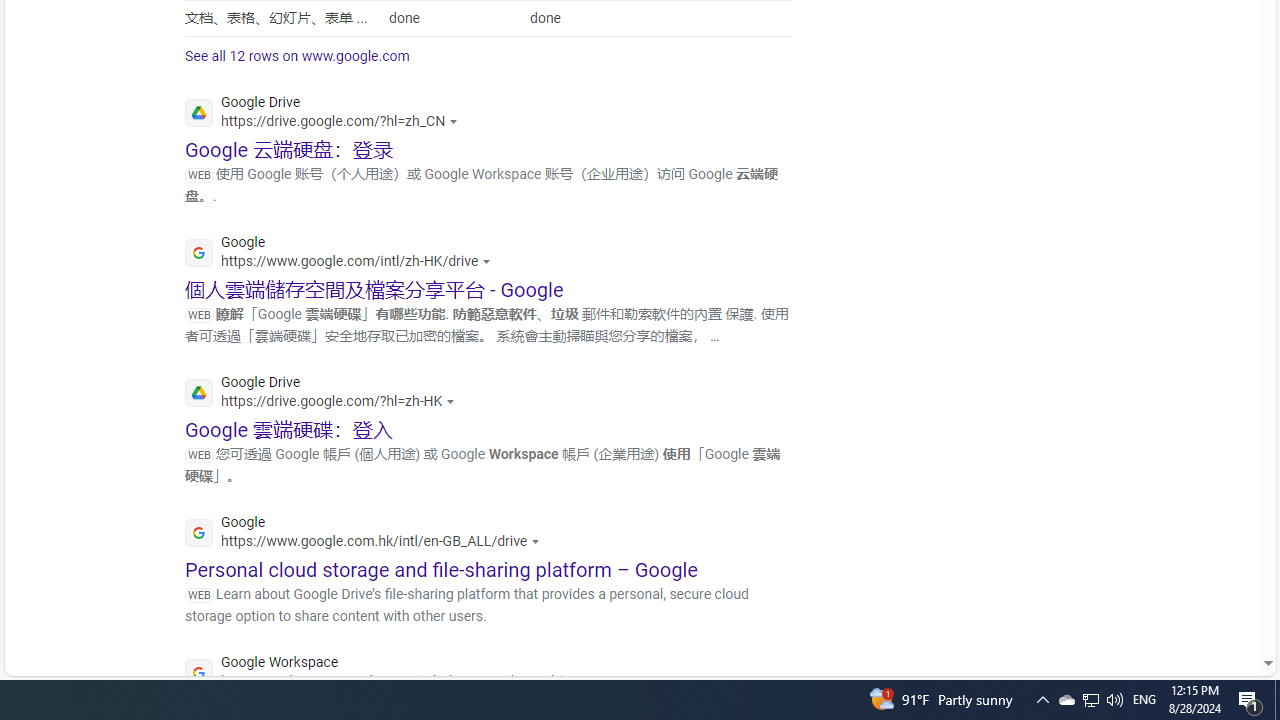  What do you see at coordinates (199, 673) in the screenshot?
I see `'Global web icon'` at bounding box center [199, 673].